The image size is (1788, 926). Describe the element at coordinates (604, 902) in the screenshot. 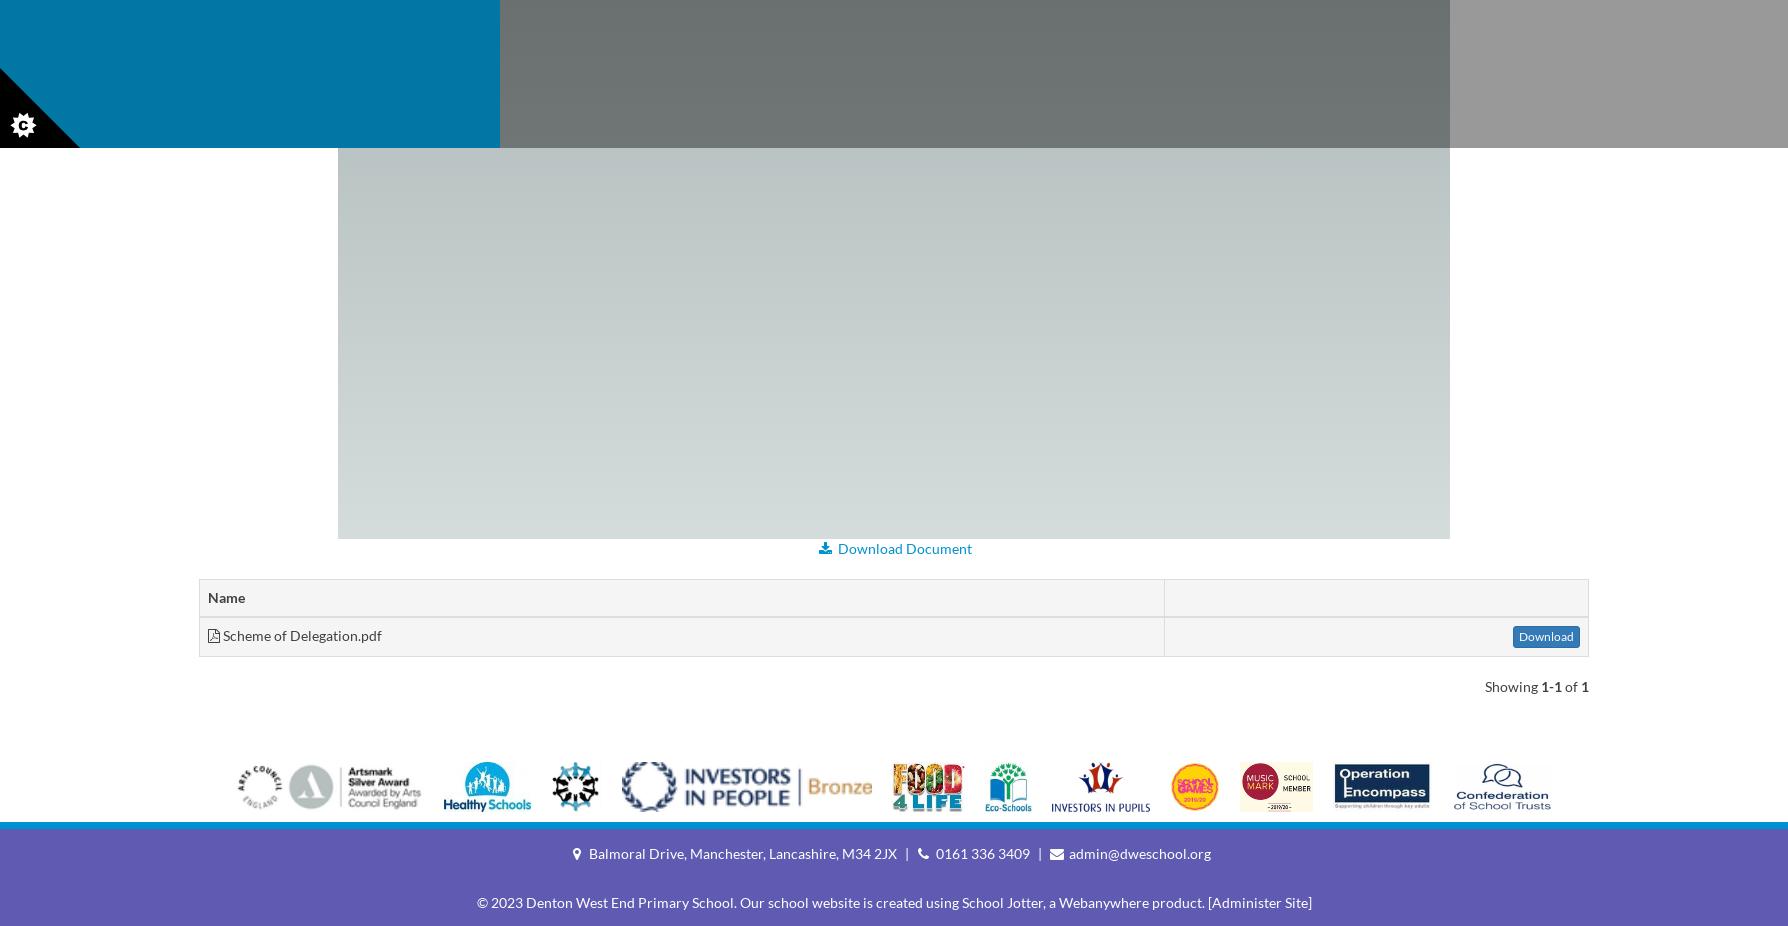

I see `'© 2023 Denton West End Primary School'` at that location.